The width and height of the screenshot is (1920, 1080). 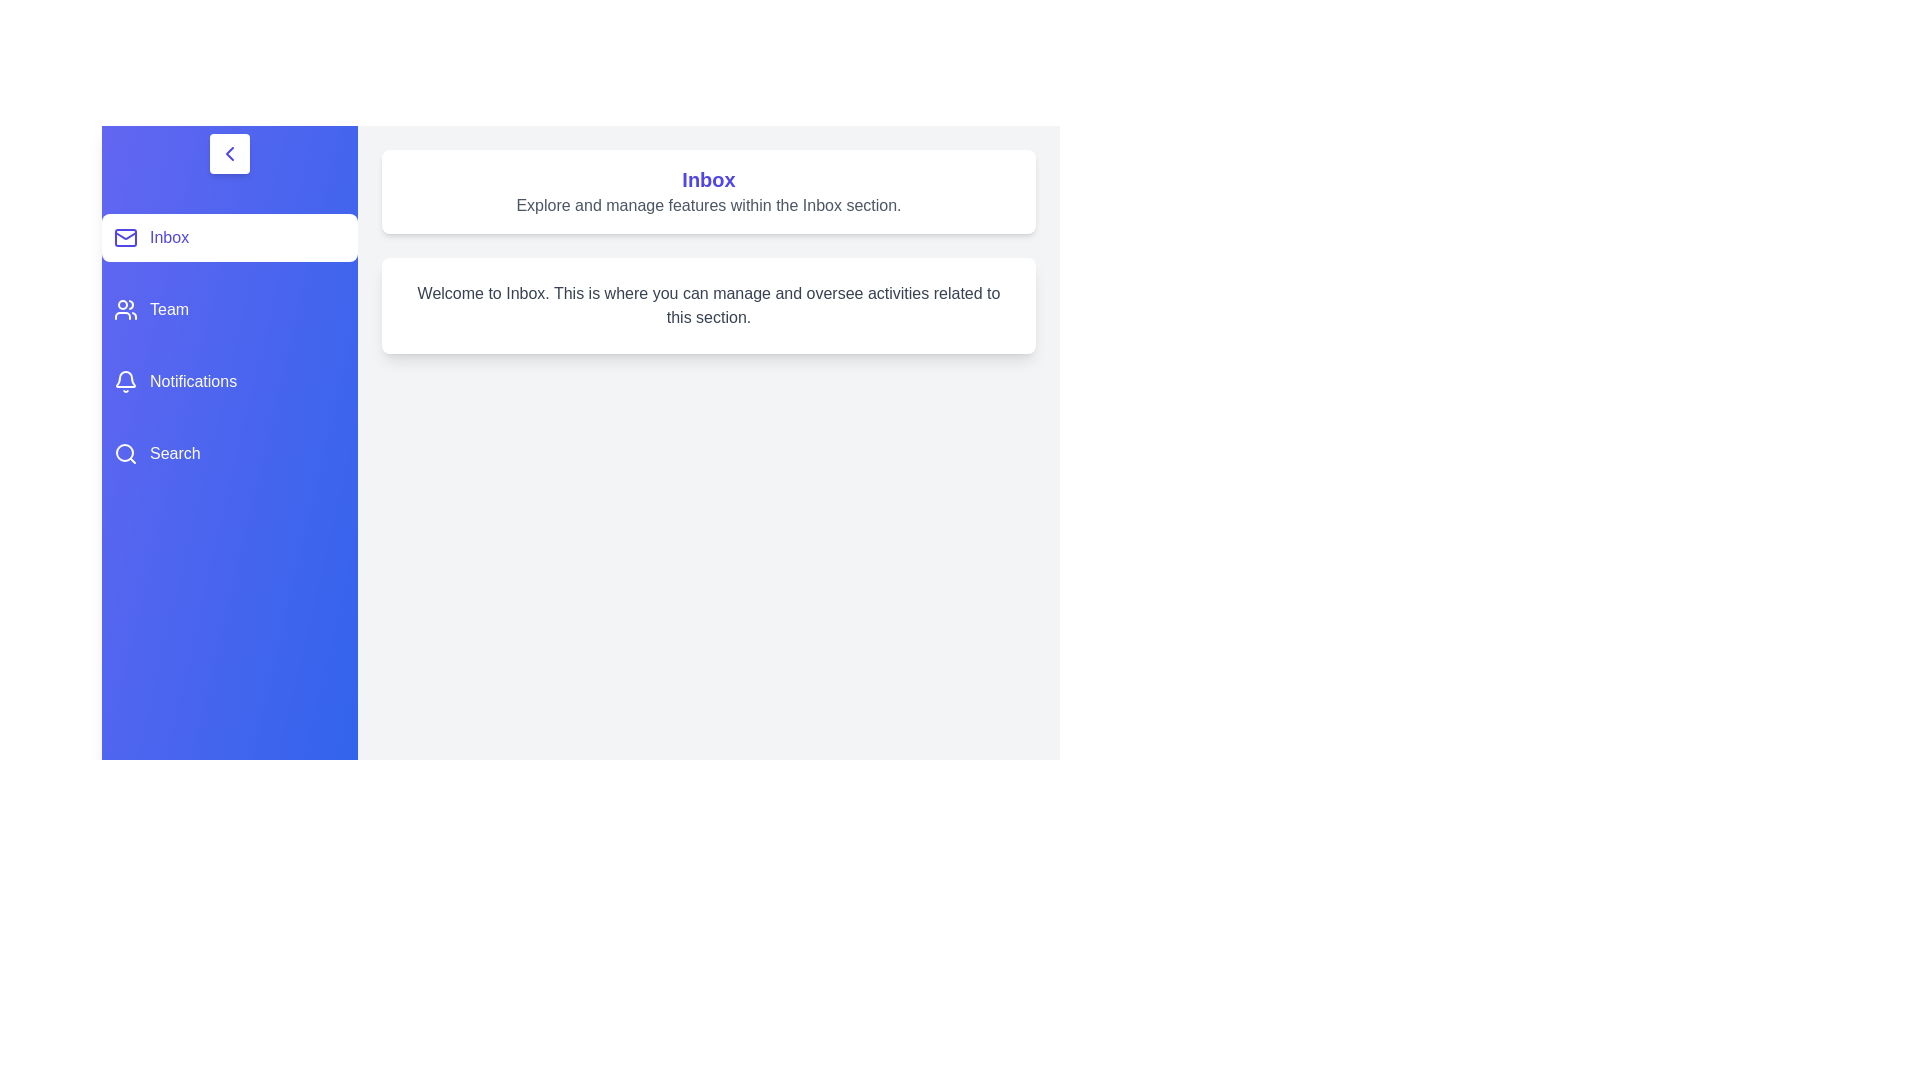 I want to click on the tab corresponding to Team, so click(x=230, y=309).